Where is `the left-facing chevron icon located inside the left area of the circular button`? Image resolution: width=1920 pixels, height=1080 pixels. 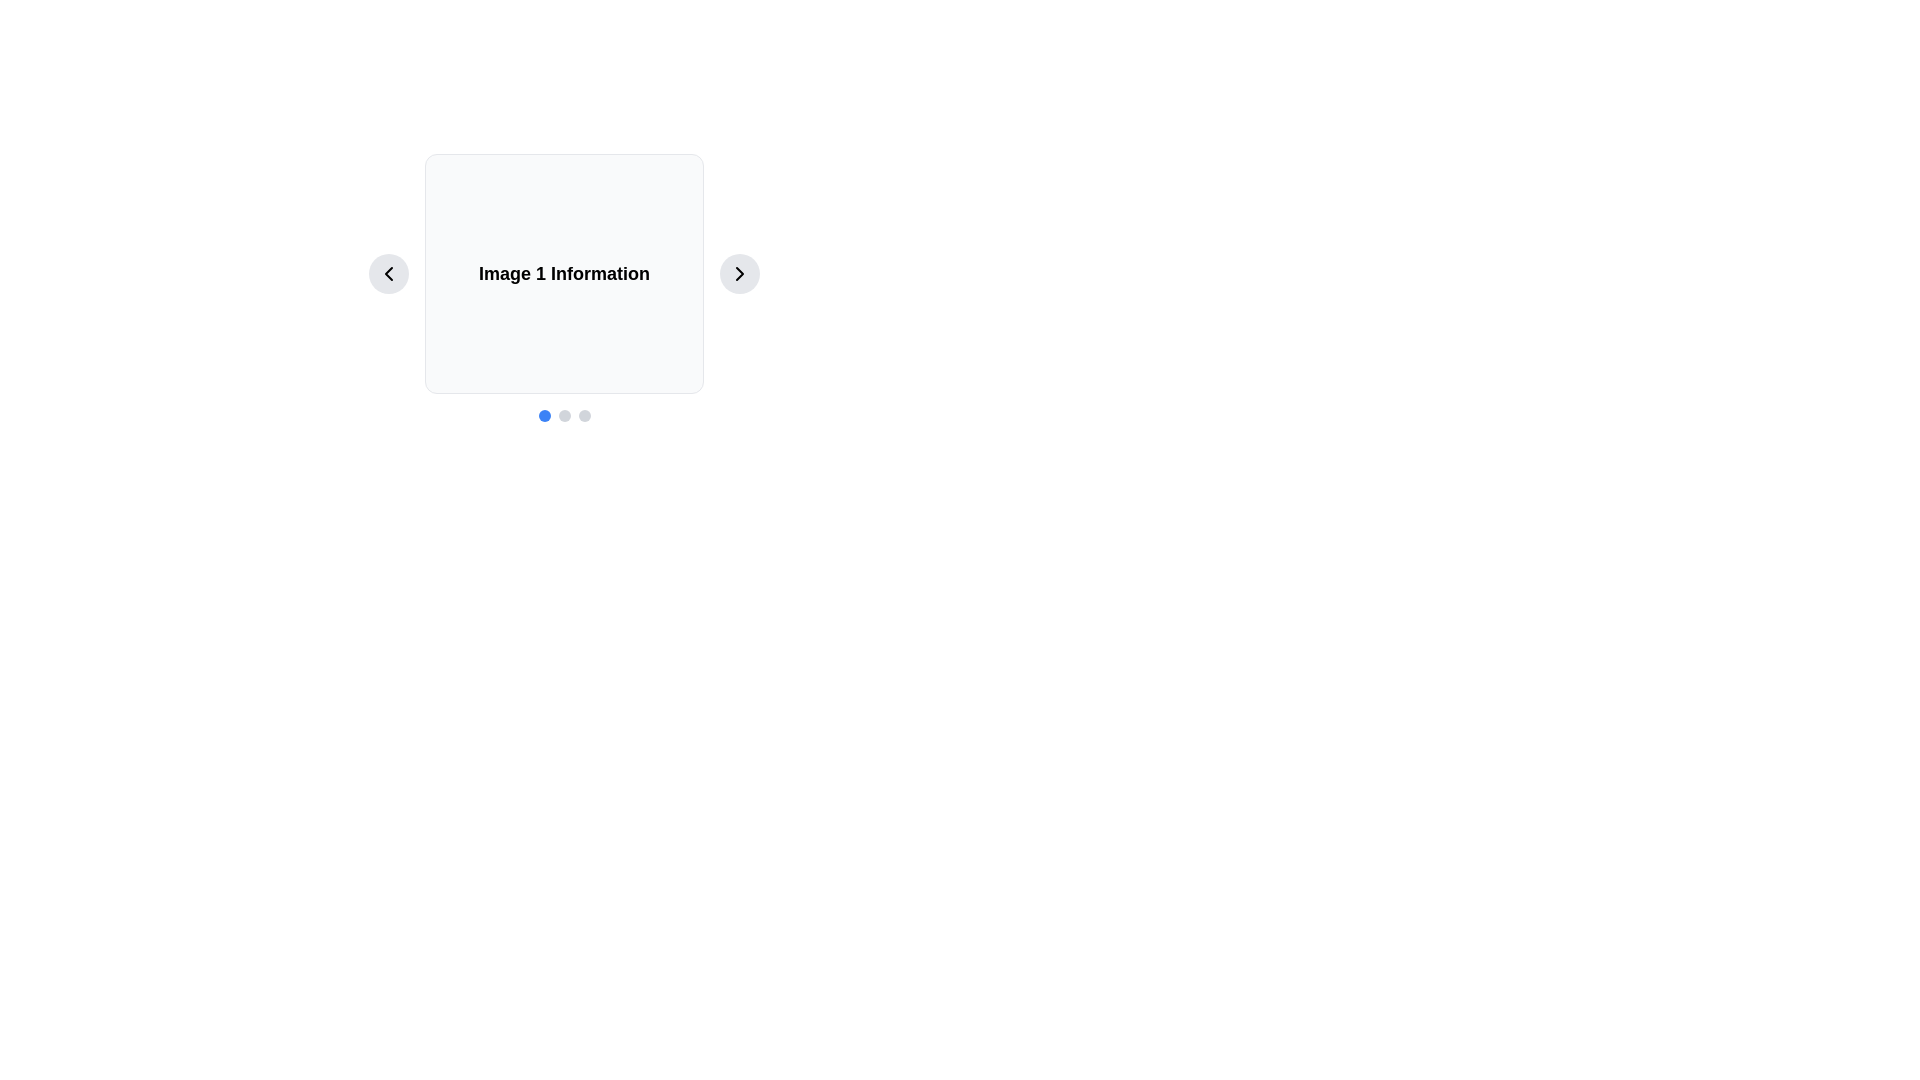 the left-facing chevron icon located inside the left area of the circular button is located at coordinates (388, 273).